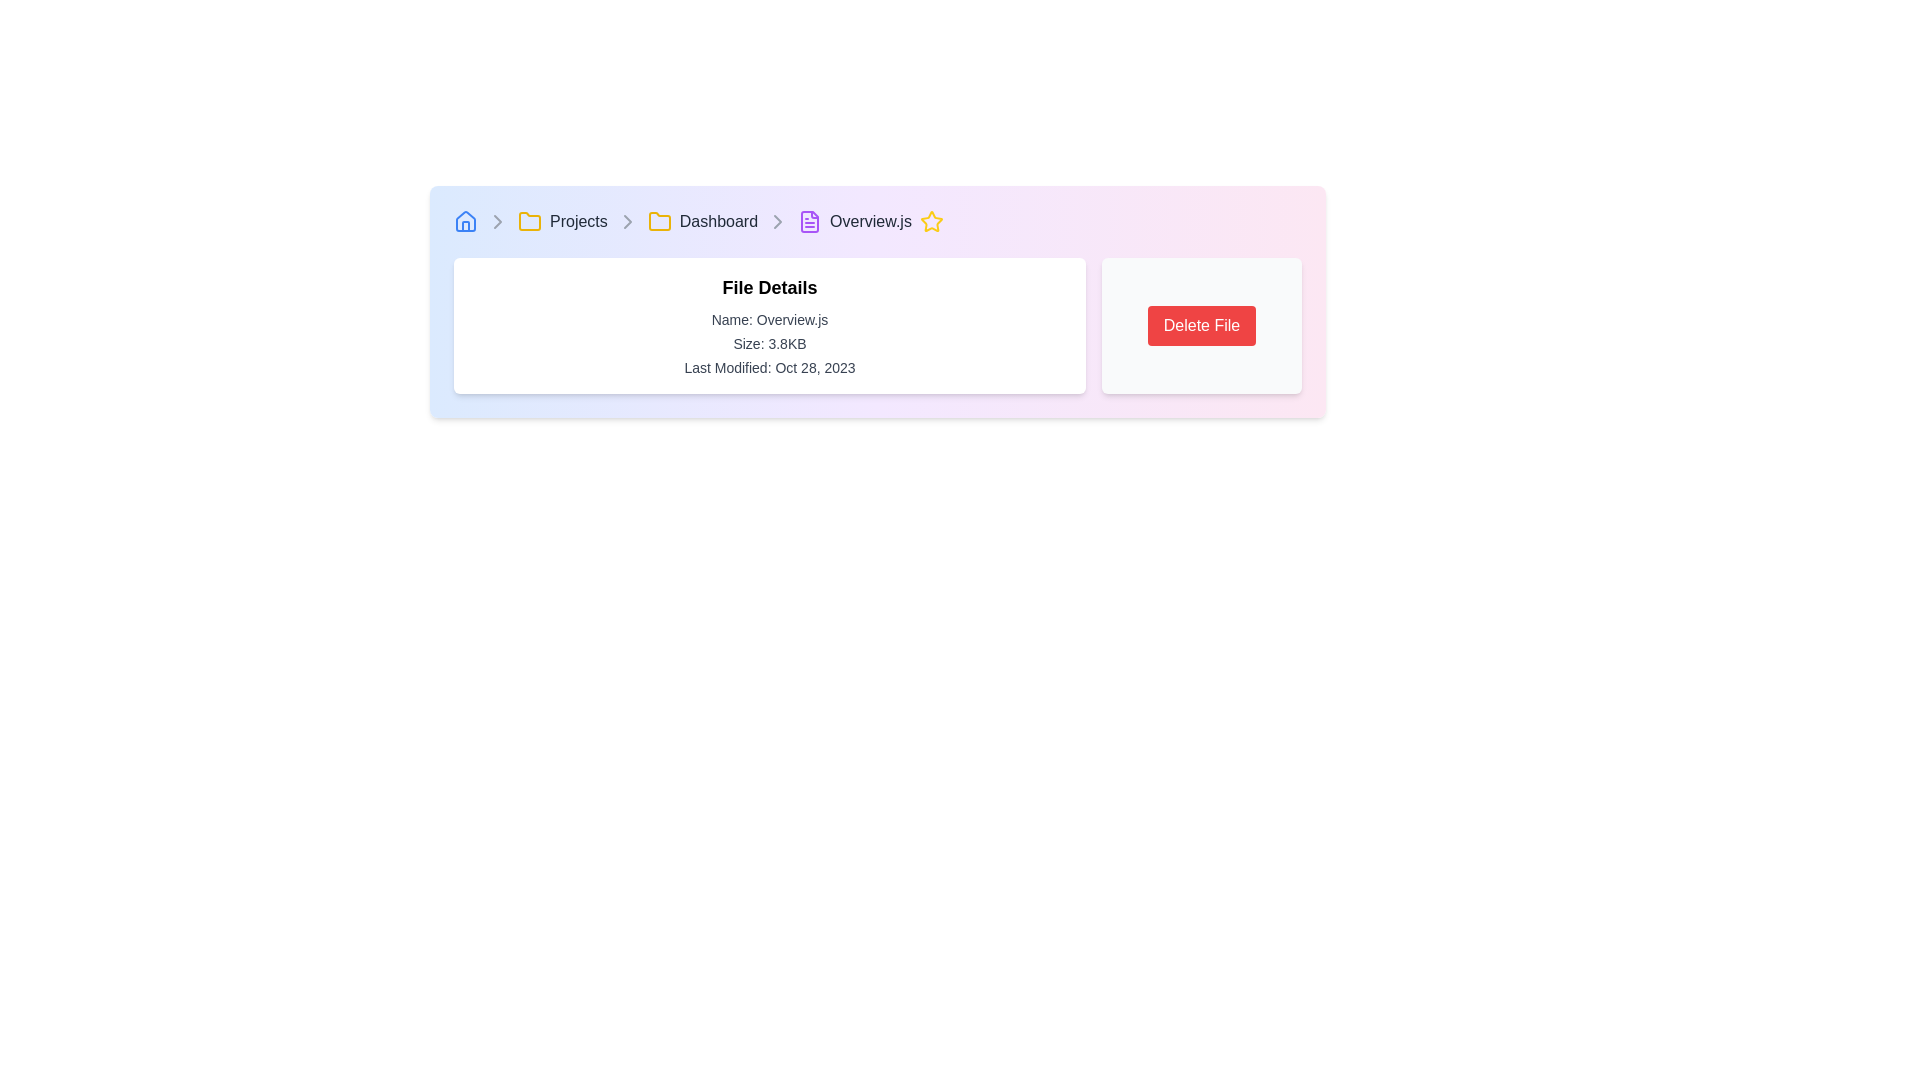  Describe the element at coordinates (529, 221) in the screenshot. I see `the distinct folder icon in the breadcrumbs navigation bar, which is positioned between the house-shaped icon and the 'Projects' text label` at that location.